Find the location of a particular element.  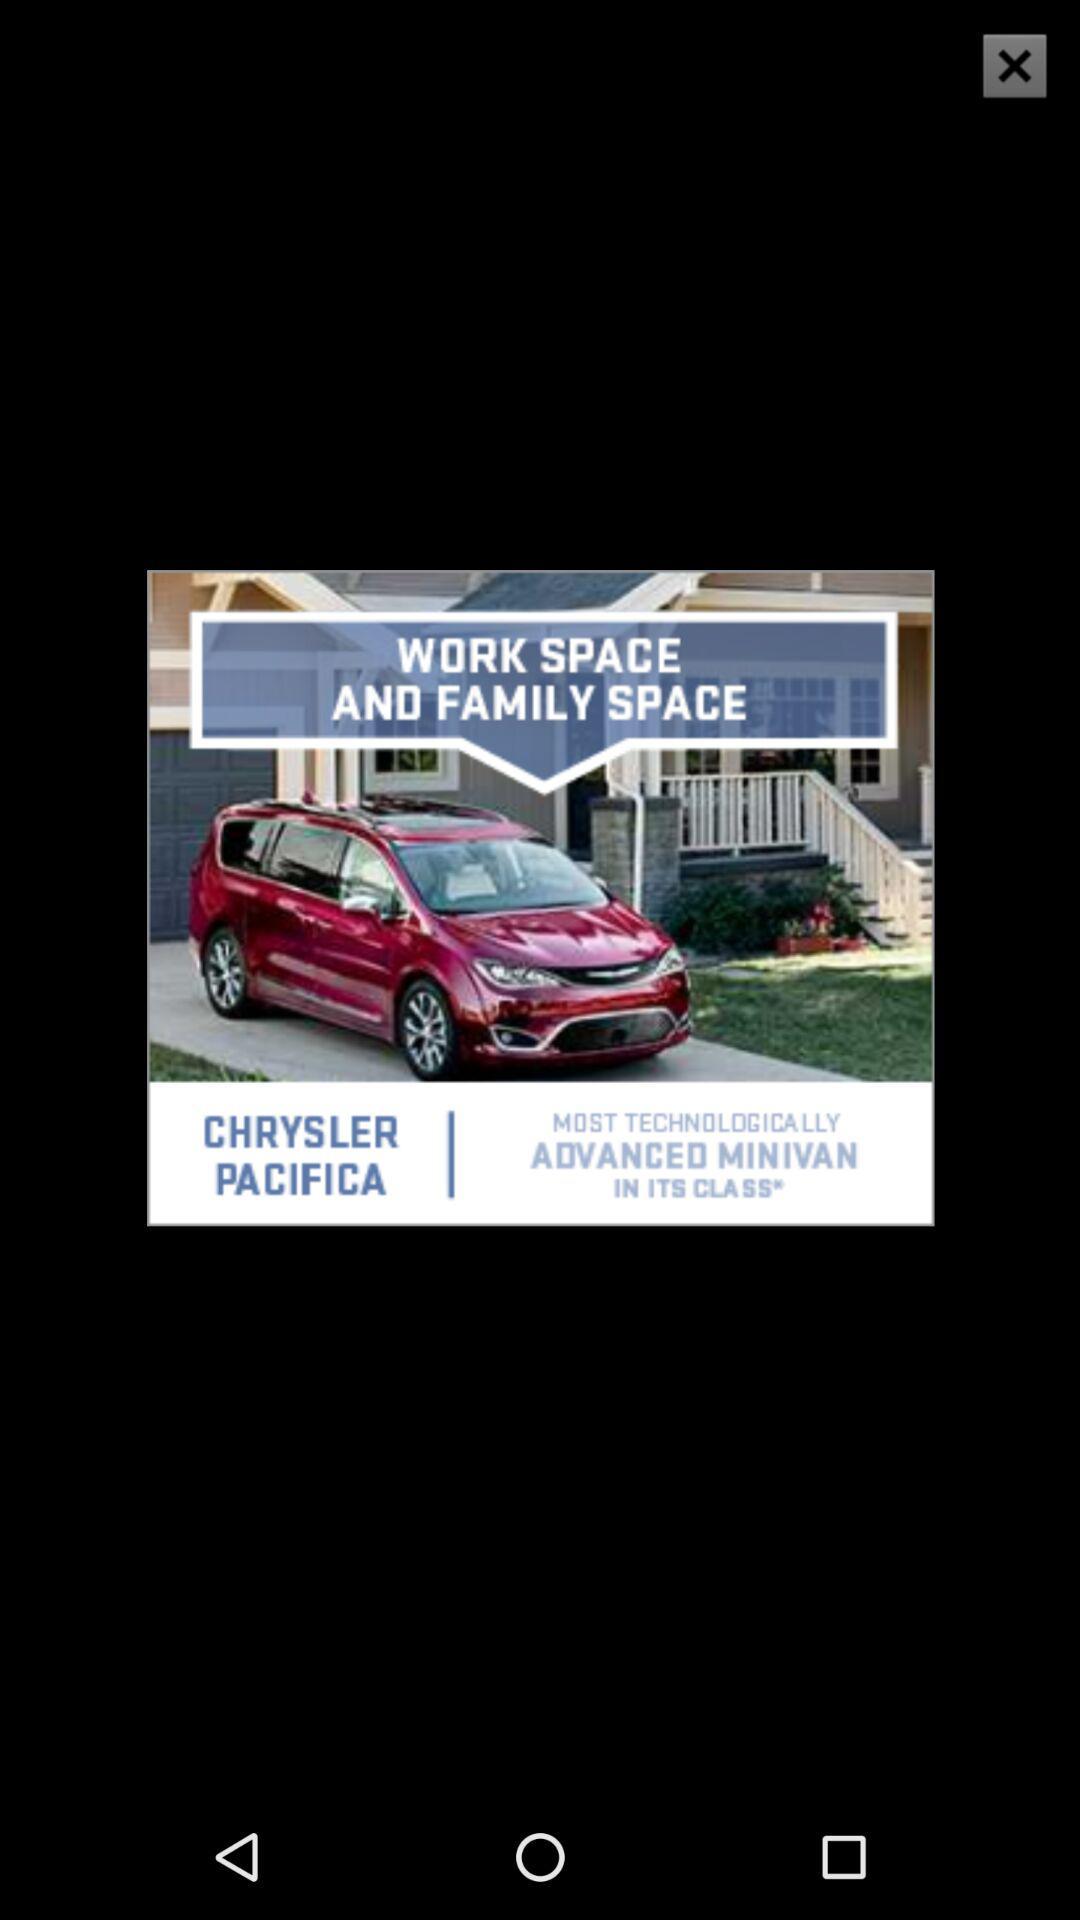

the close icon is located at coordinates (1014, 70).